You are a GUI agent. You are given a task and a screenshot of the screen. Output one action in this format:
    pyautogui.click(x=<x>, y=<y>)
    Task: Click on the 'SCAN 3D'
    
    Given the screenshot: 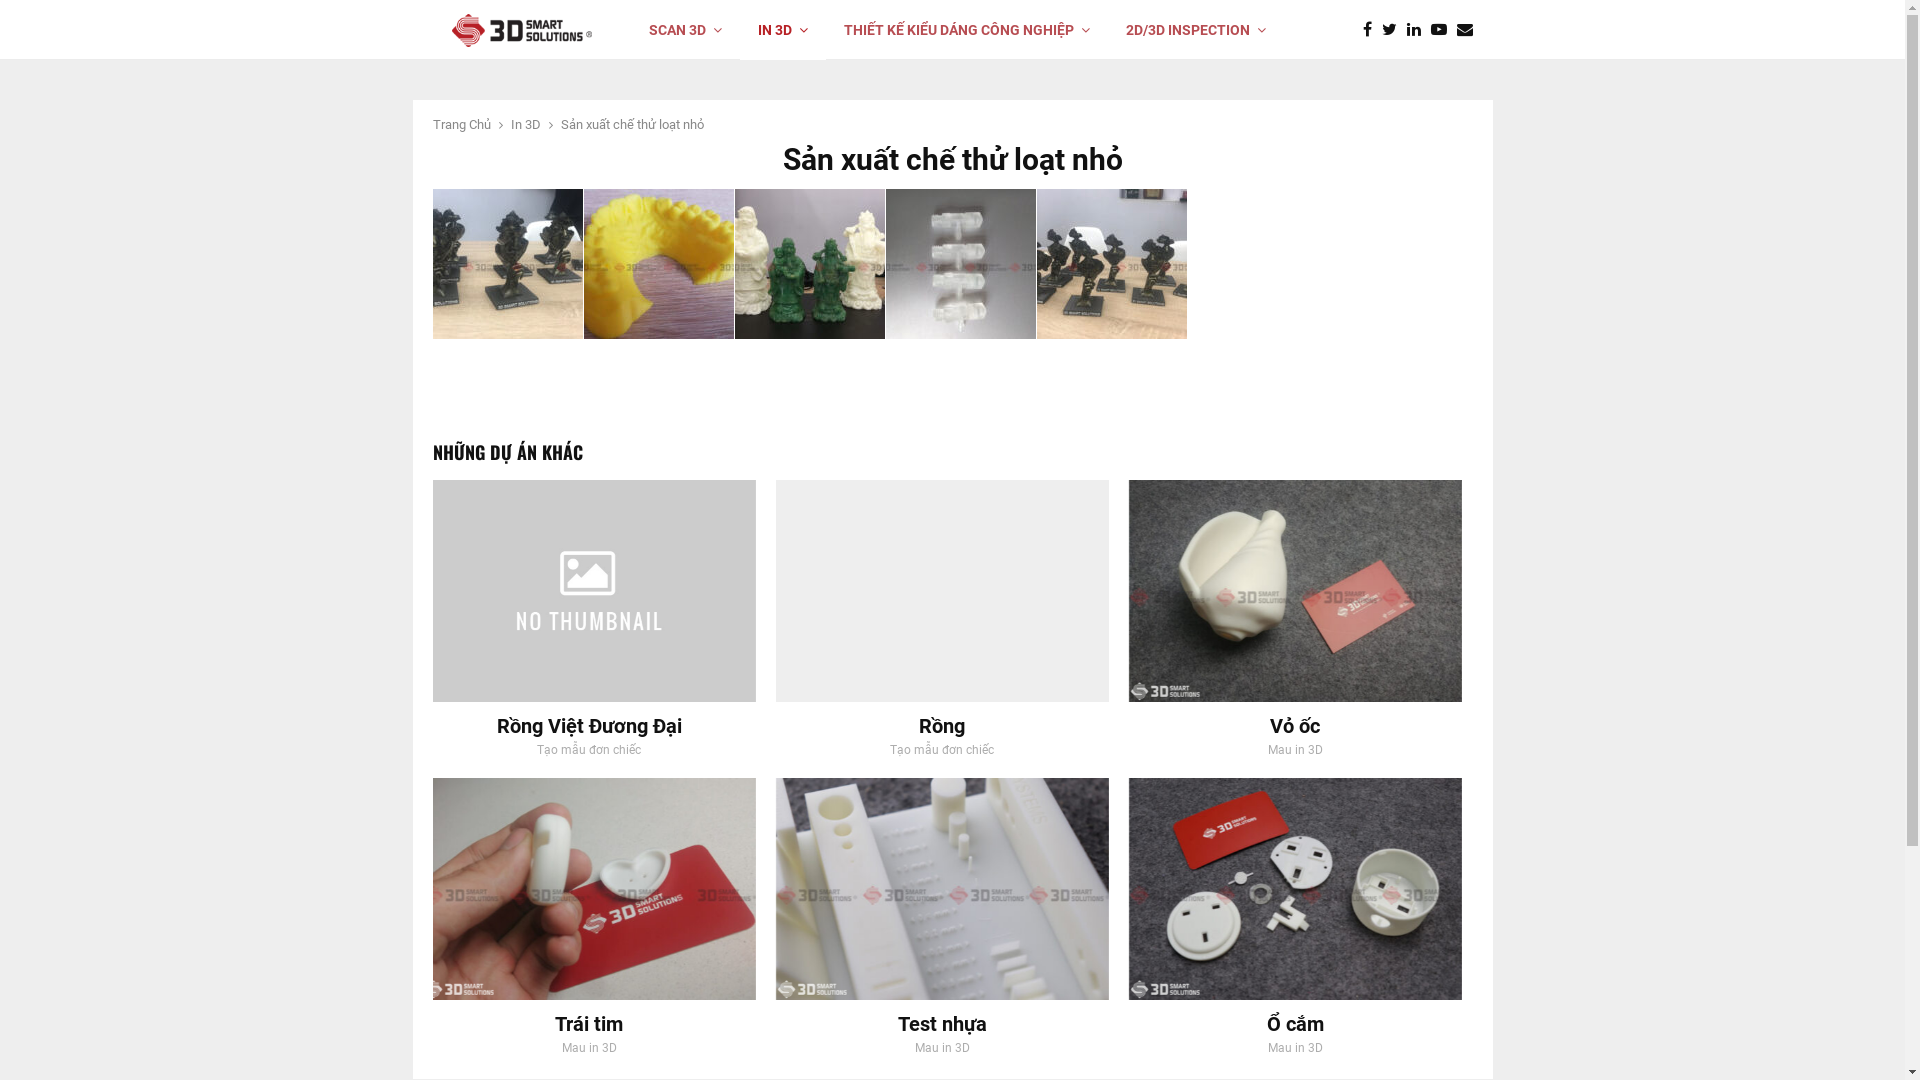 What is the action you would take?
    pyautogui.click(x=629, y=30)
    